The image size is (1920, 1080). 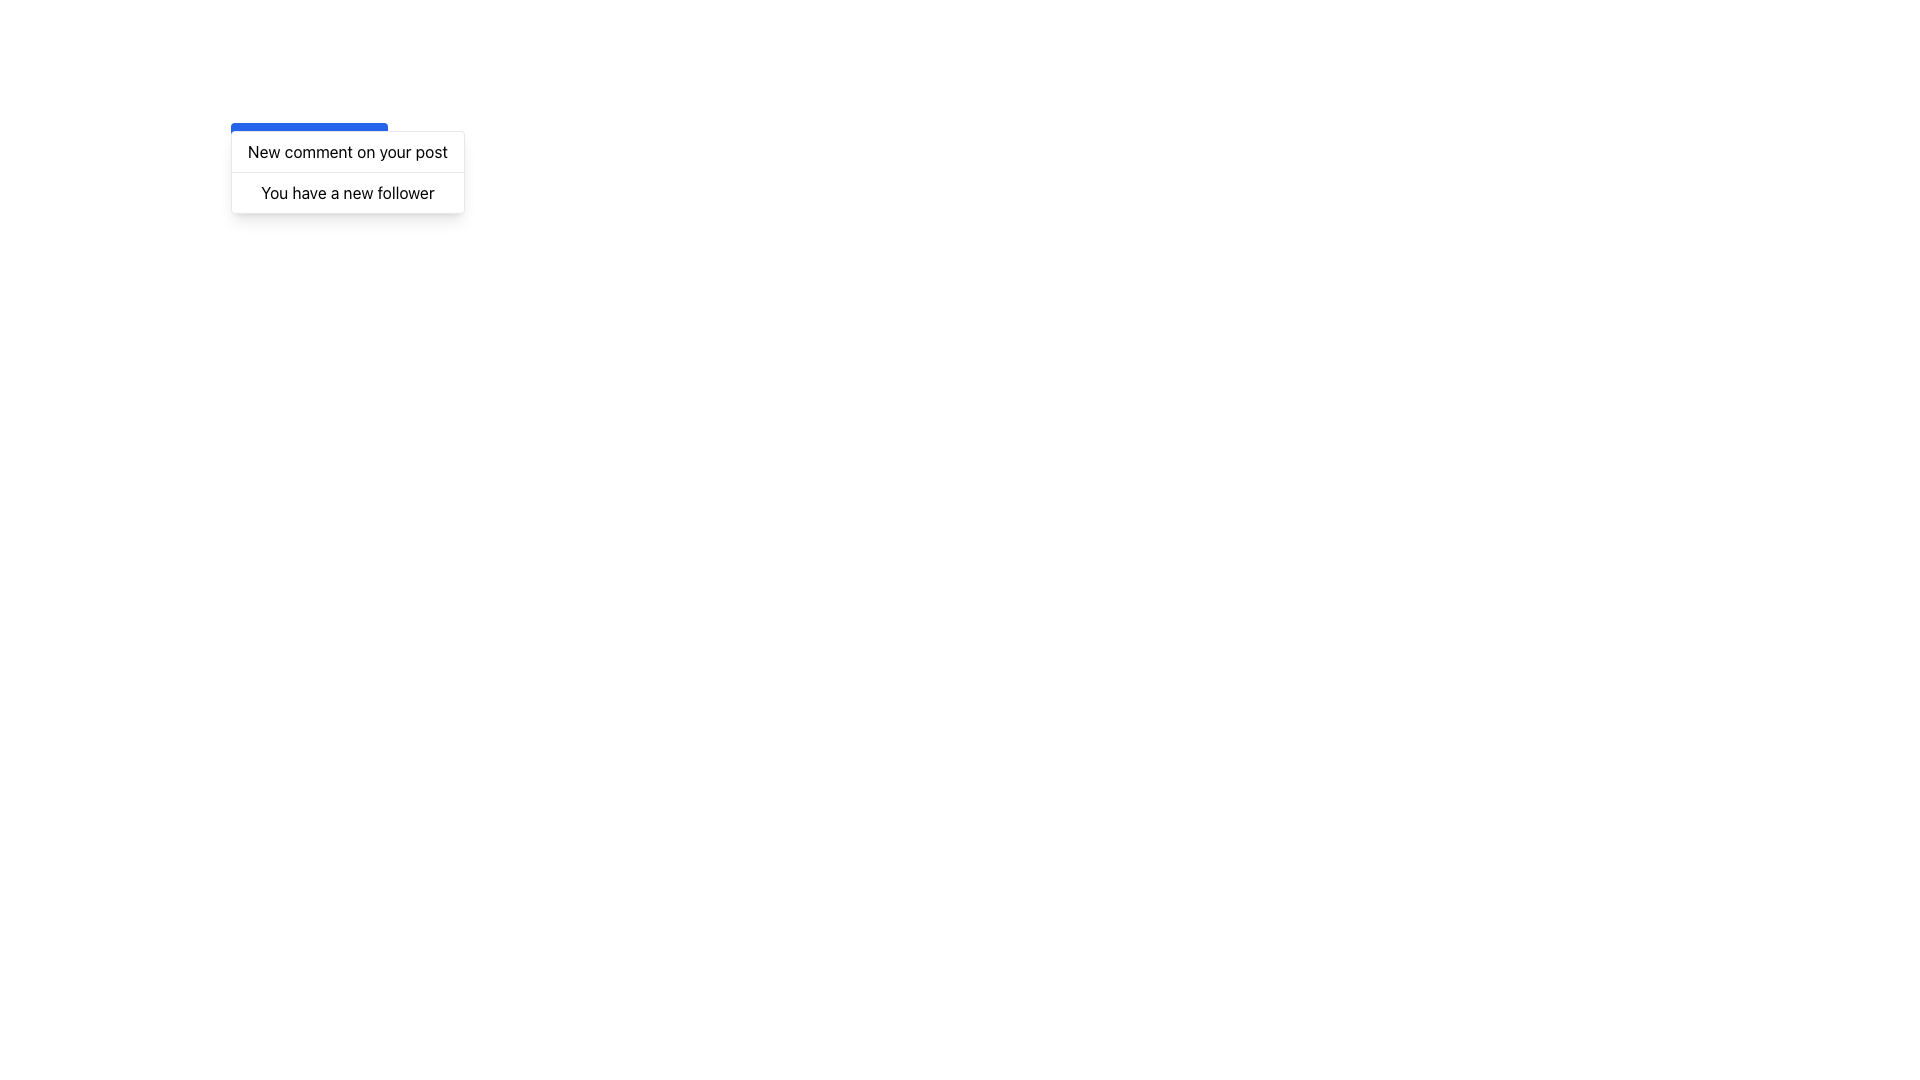 What do you see at coordinates (252, 141) in the screenshot?
I see `the notification bell icon, which is styled with a light color and minimalistic outline design, located to the left of the text '2 Notifications'` at bounding box center [252, 141].